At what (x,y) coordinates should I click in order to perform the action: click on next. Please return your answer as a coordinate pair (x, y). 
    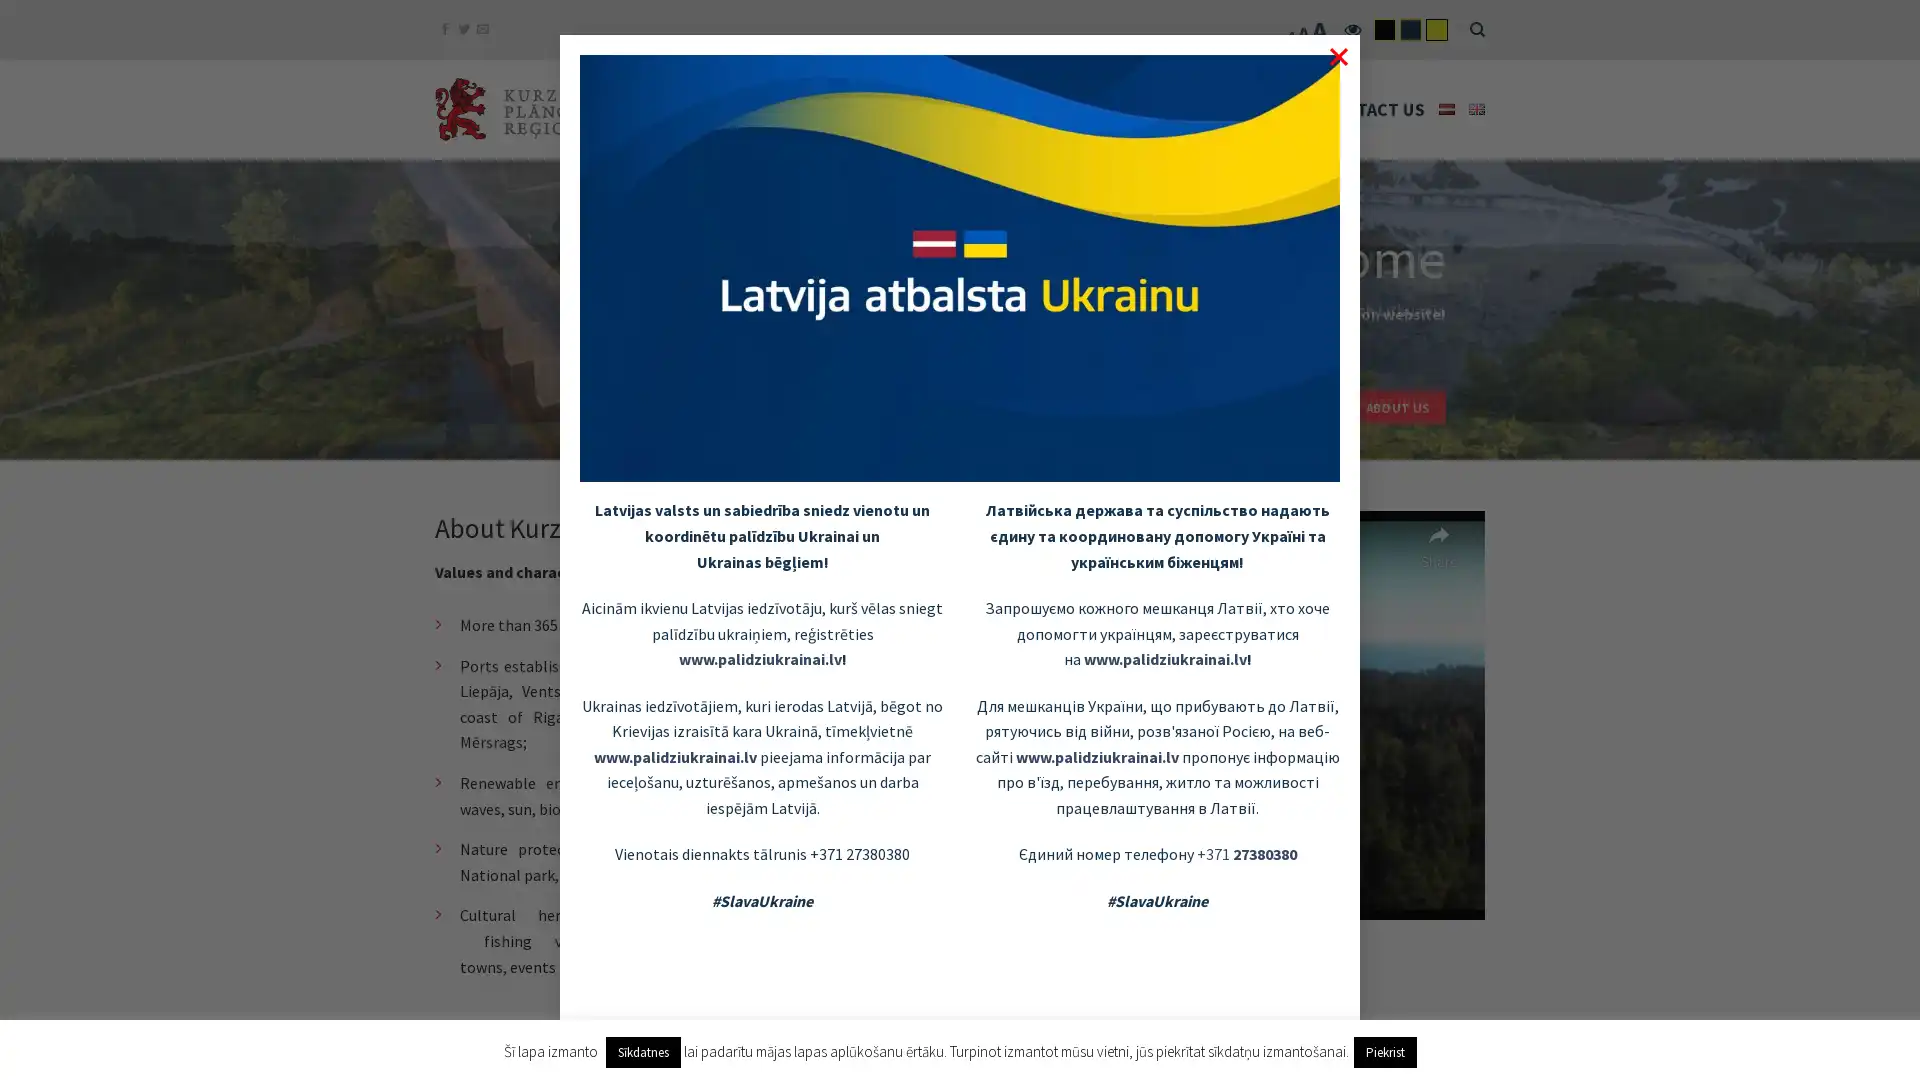
    Looking at the image, I should click on (1855, 308).